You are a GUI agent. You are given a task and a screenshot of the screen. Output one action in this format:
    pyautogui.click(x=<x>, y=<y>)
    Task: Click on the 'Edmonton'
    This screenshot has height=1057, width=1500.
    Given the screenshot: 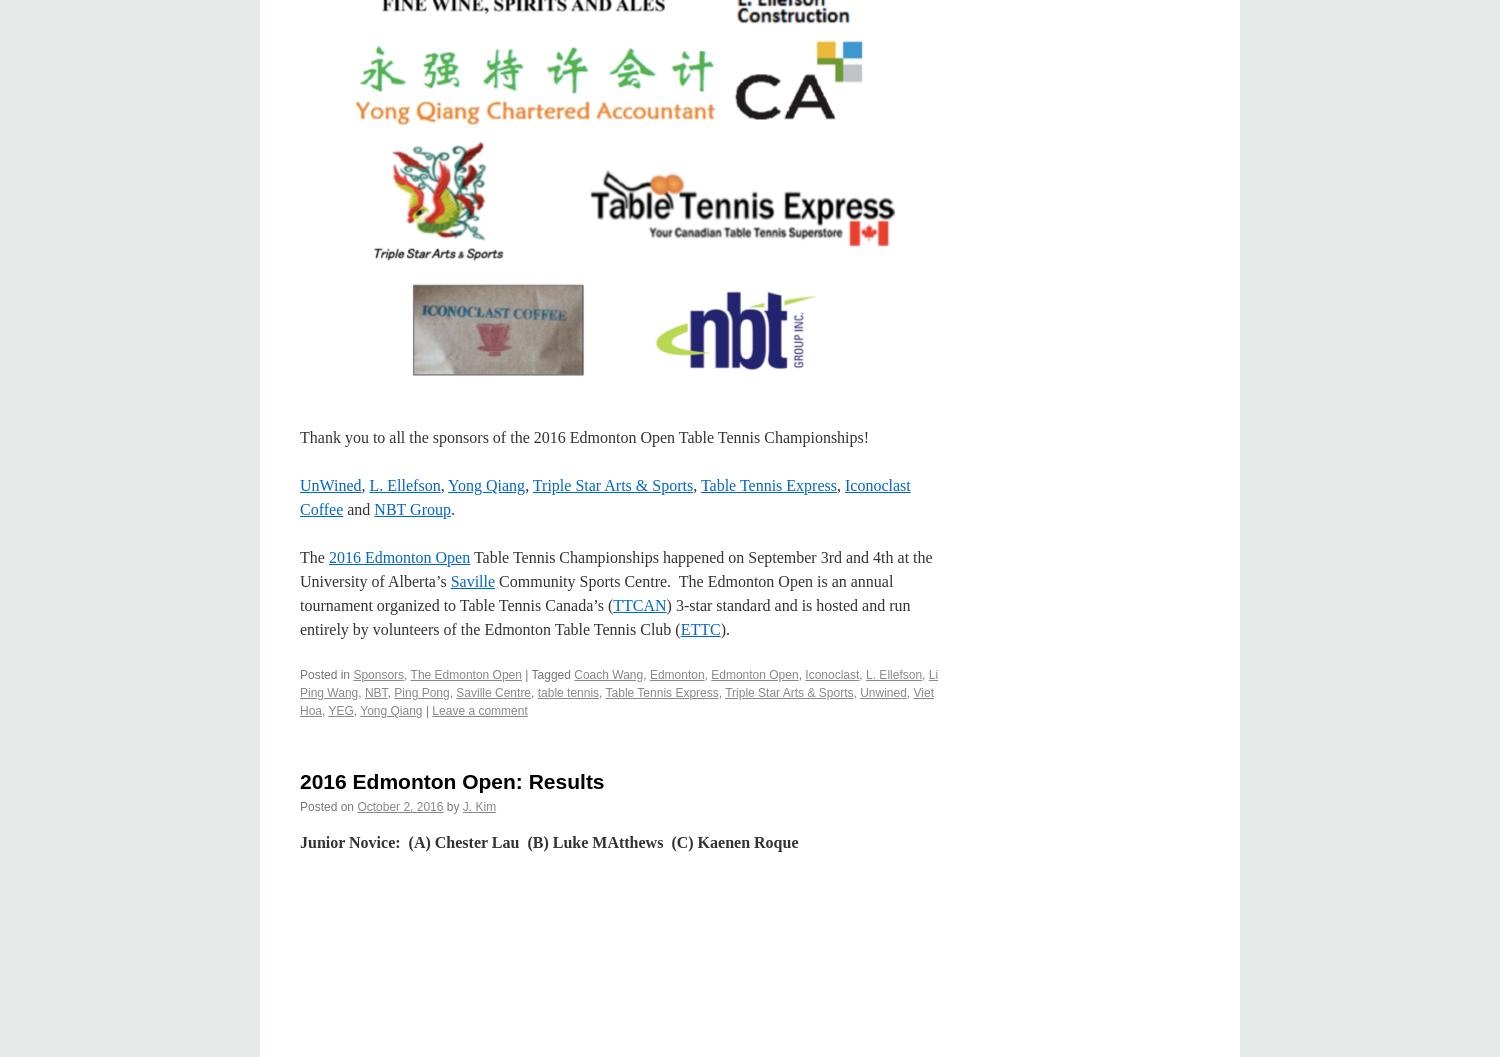 What is the action you would take?
    pyautogui.click(x=676, y=674)
    